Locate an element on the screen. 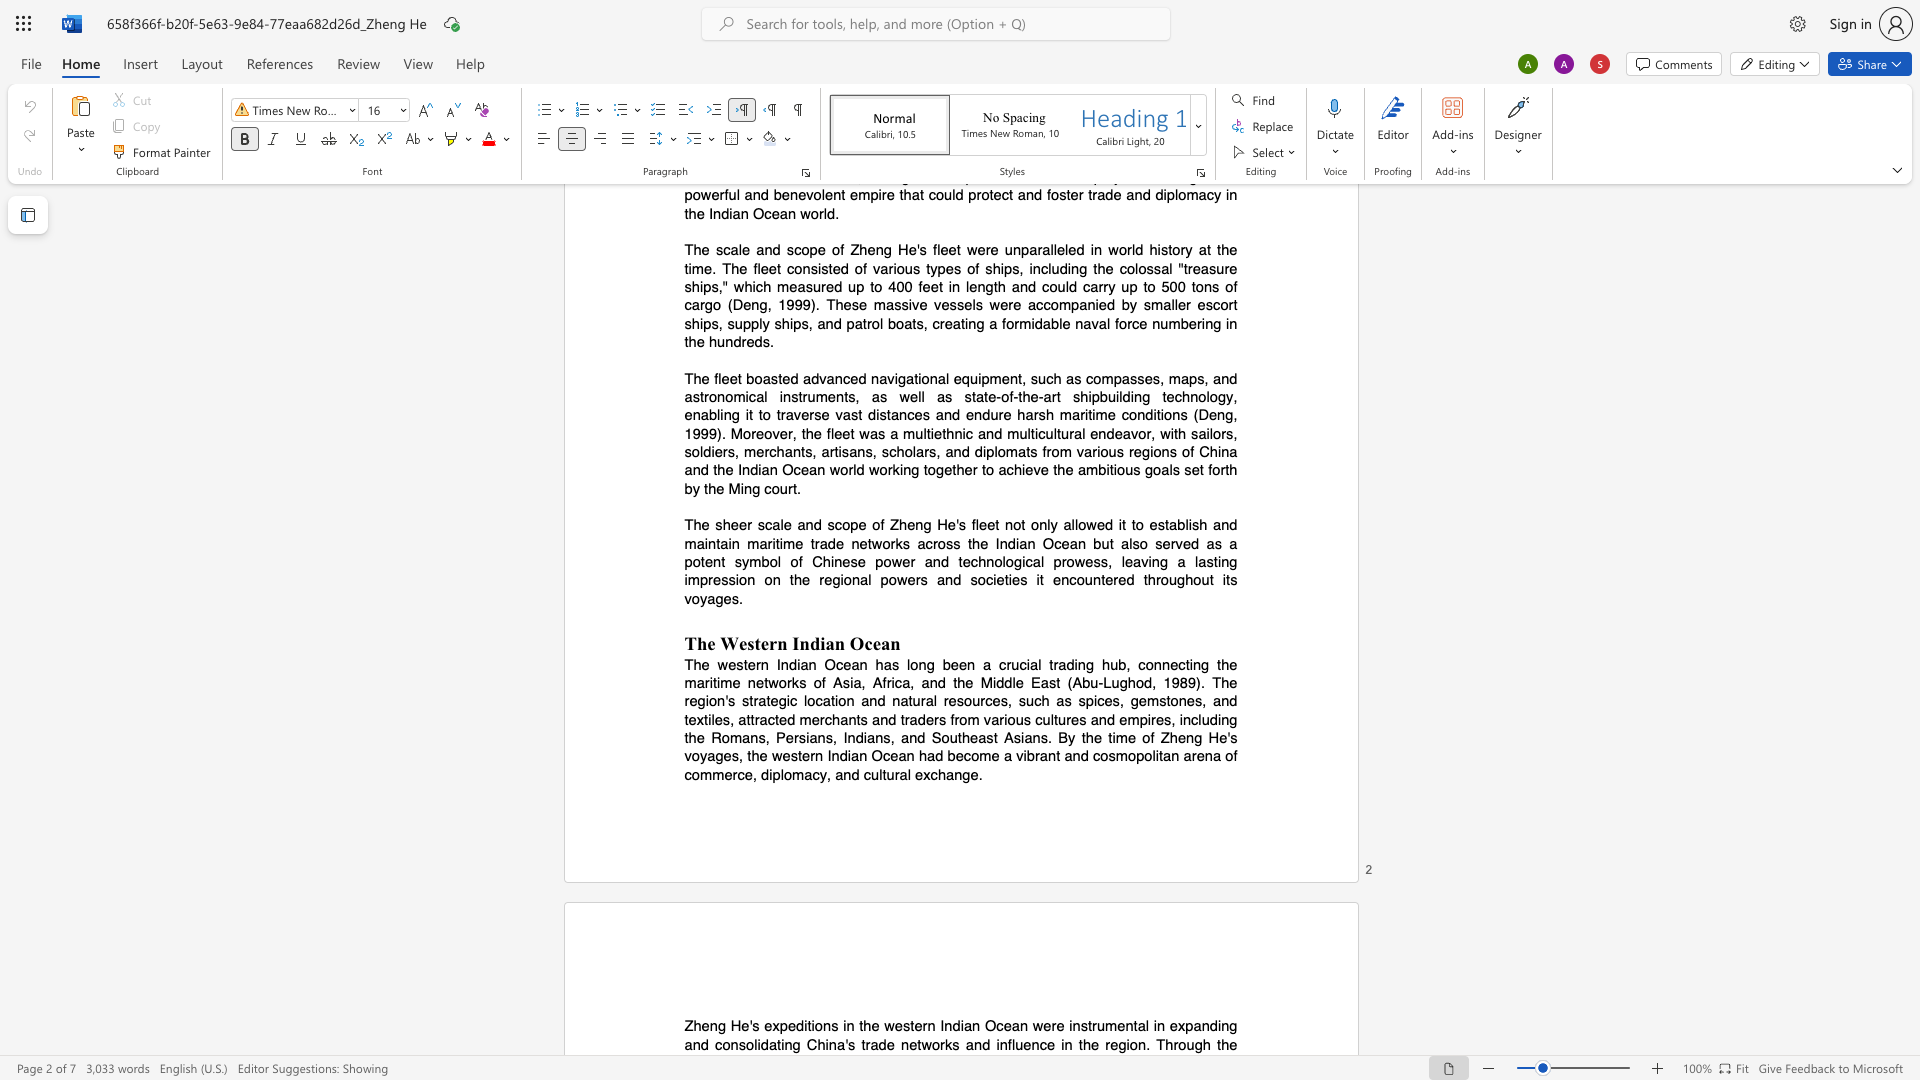 This screenshot has width=1920, height=1080. the subset text "e Western Indian O" within the text "The Western Indian Ocean" is located at coordinates (707, 643).